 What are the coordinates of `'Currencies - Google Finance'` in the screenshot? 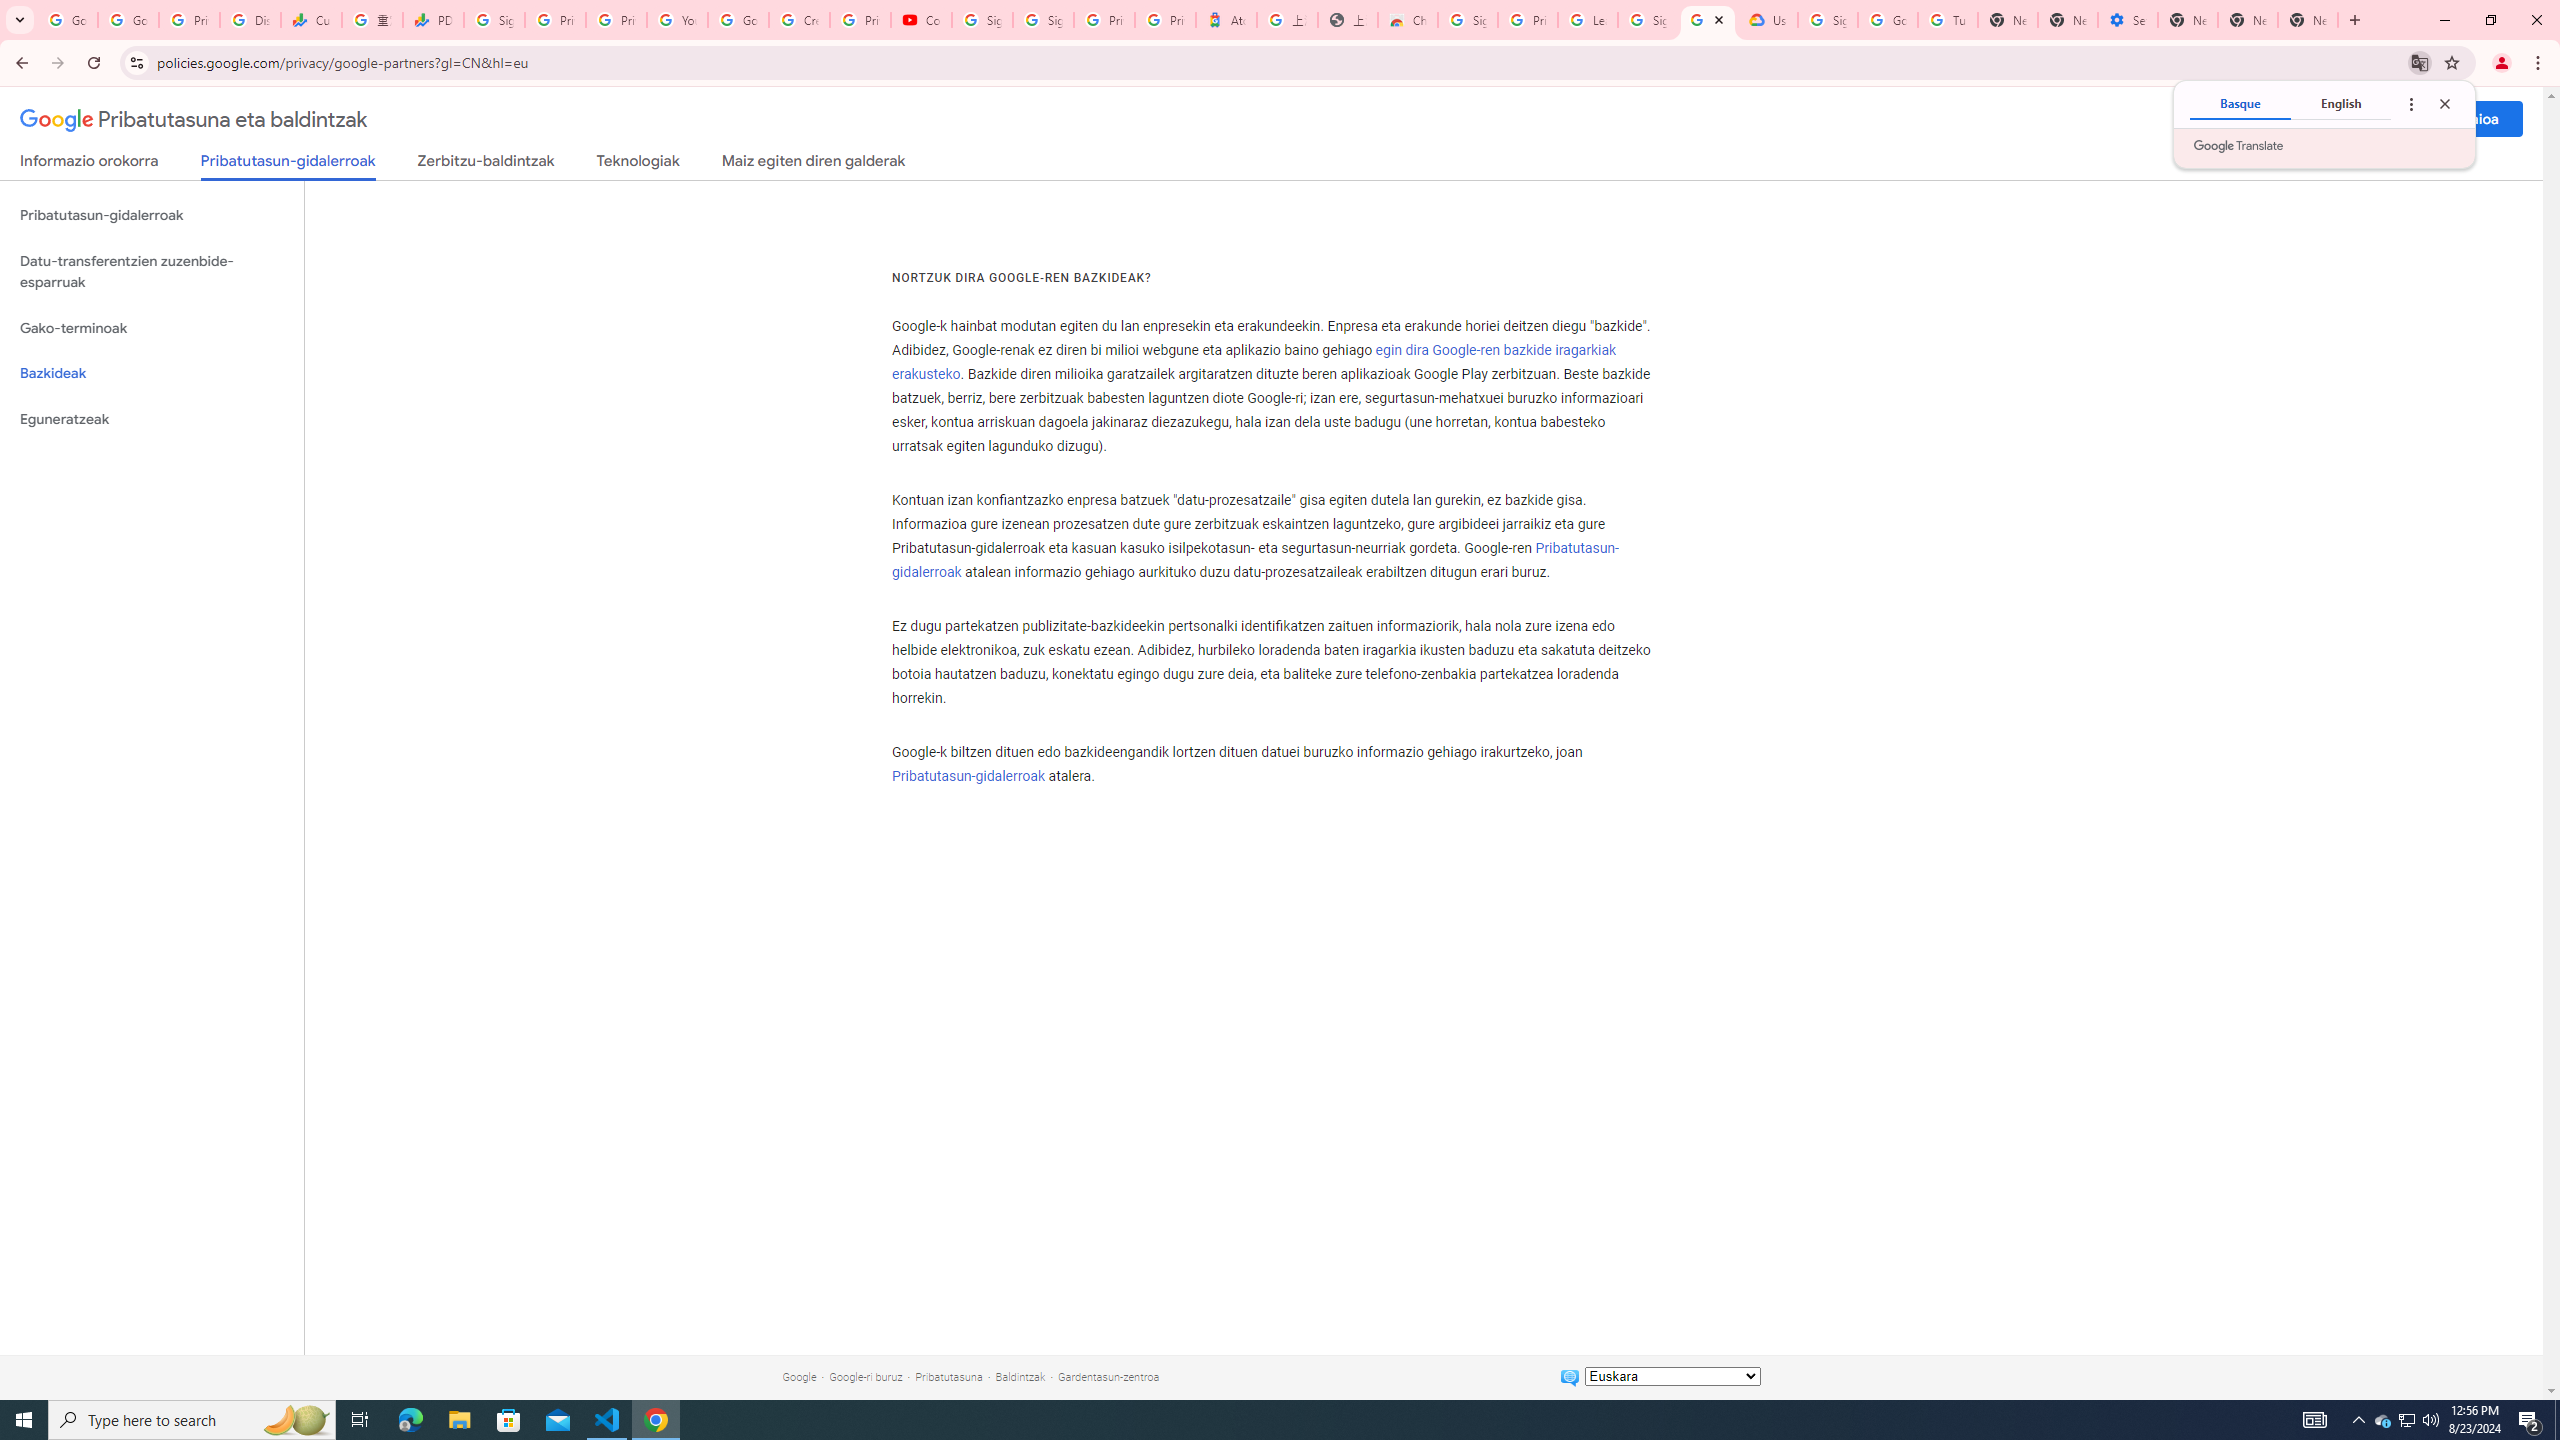 It's located at (310, 19).